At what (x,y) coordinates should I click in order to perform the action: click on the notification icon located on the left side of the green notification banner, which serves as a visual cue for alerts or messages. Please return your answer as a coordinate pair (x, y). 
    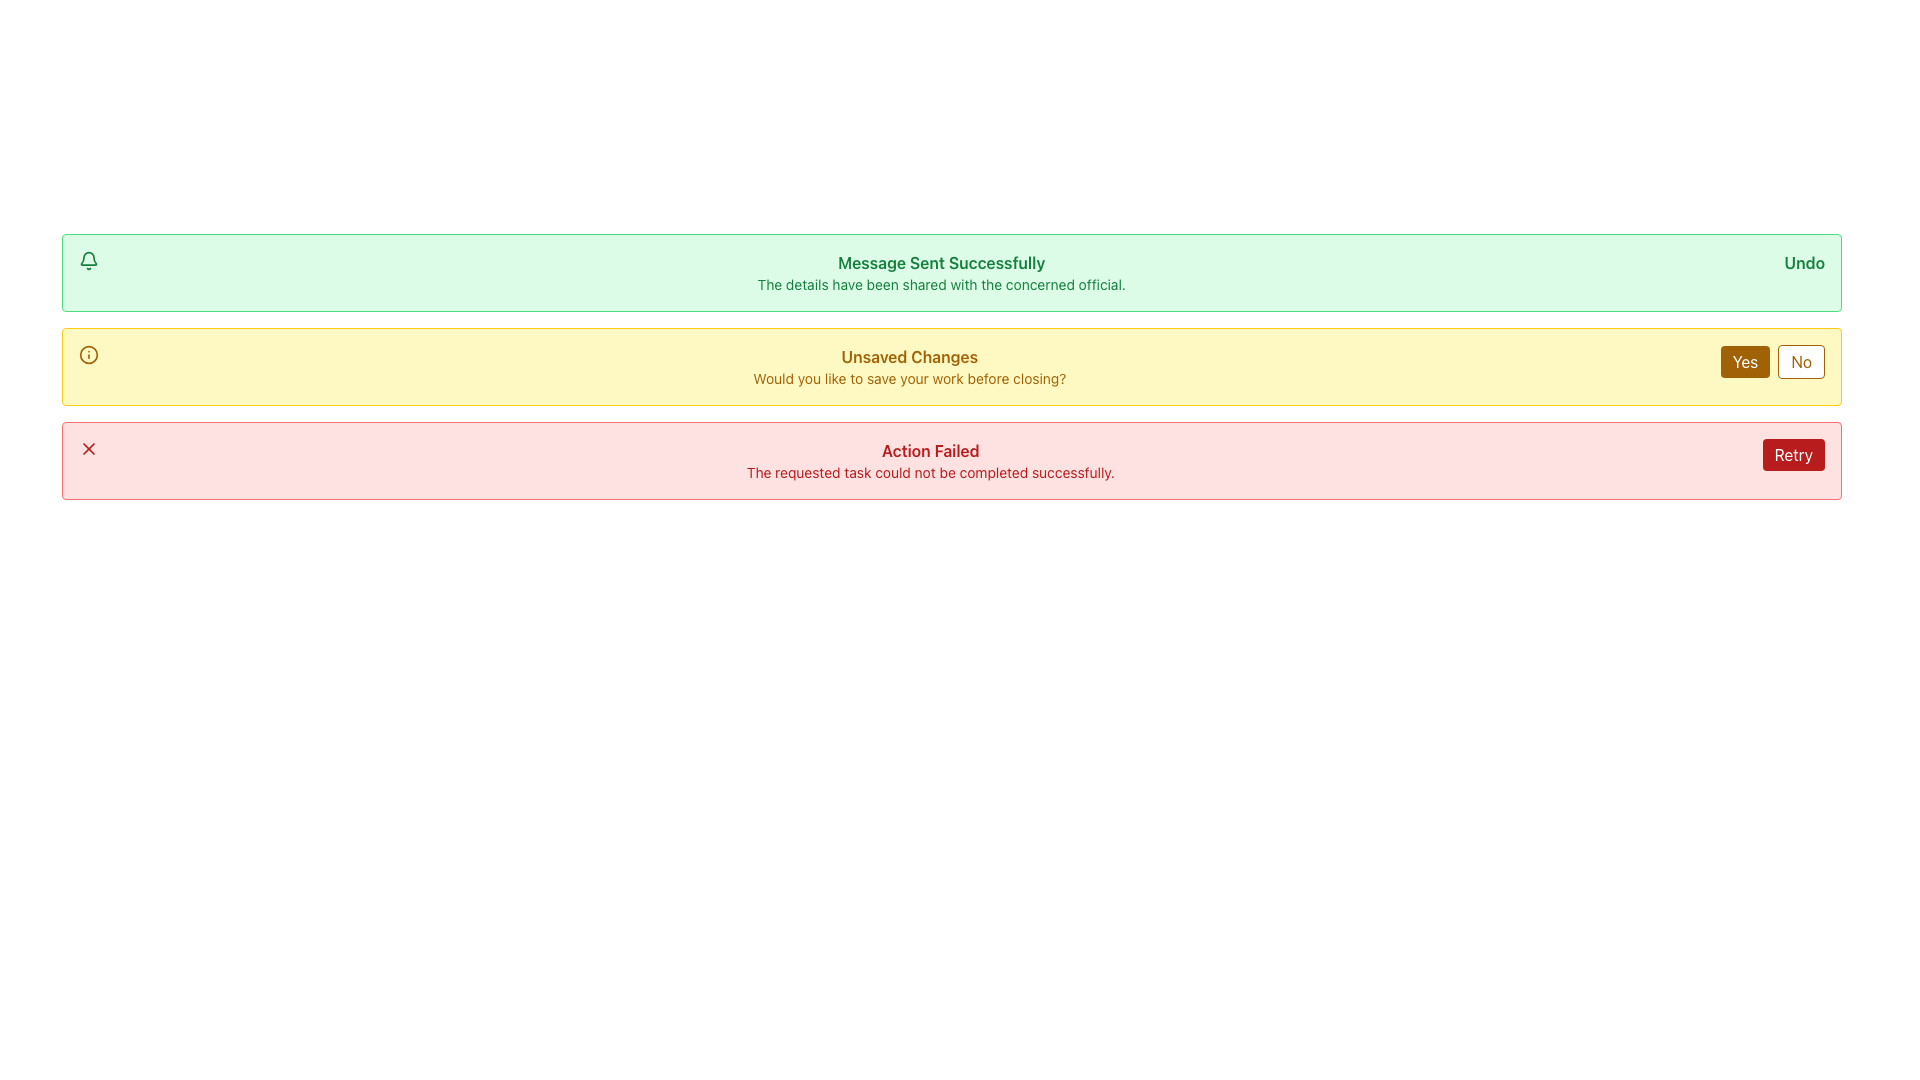
    Looking at the image, I should click on (88, 257).